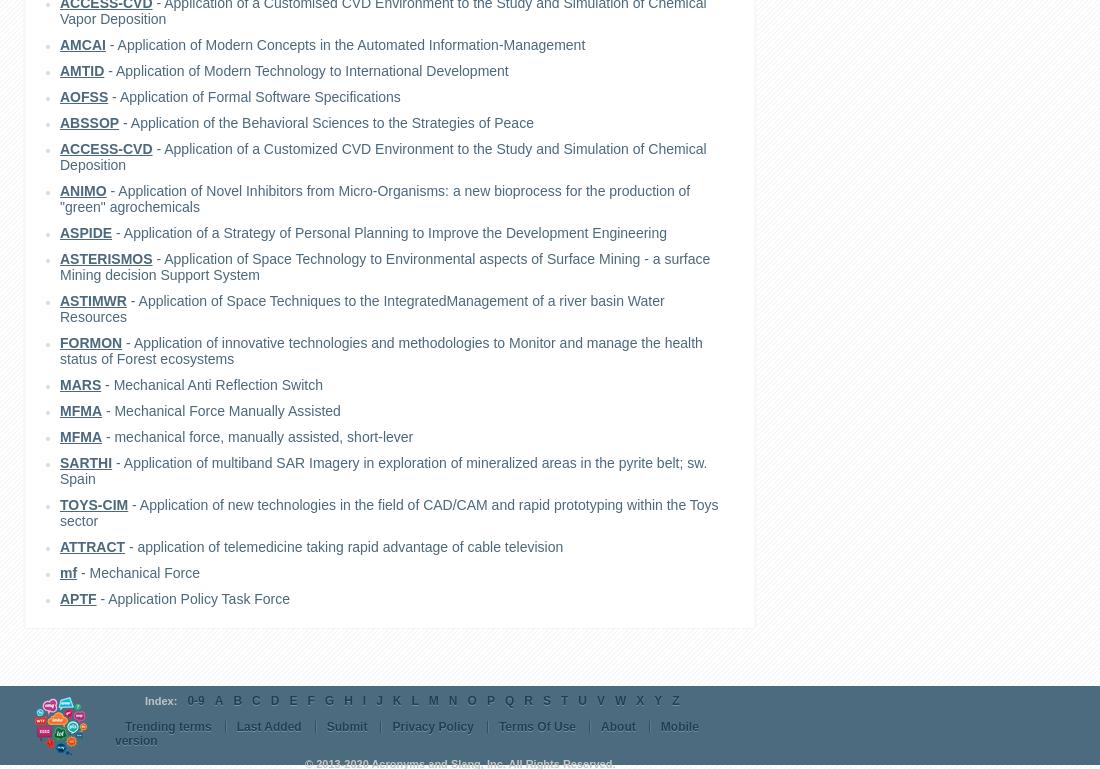  Describe the element at coordinates (546, 701) in the screenshot. I see `'S'` at that location.